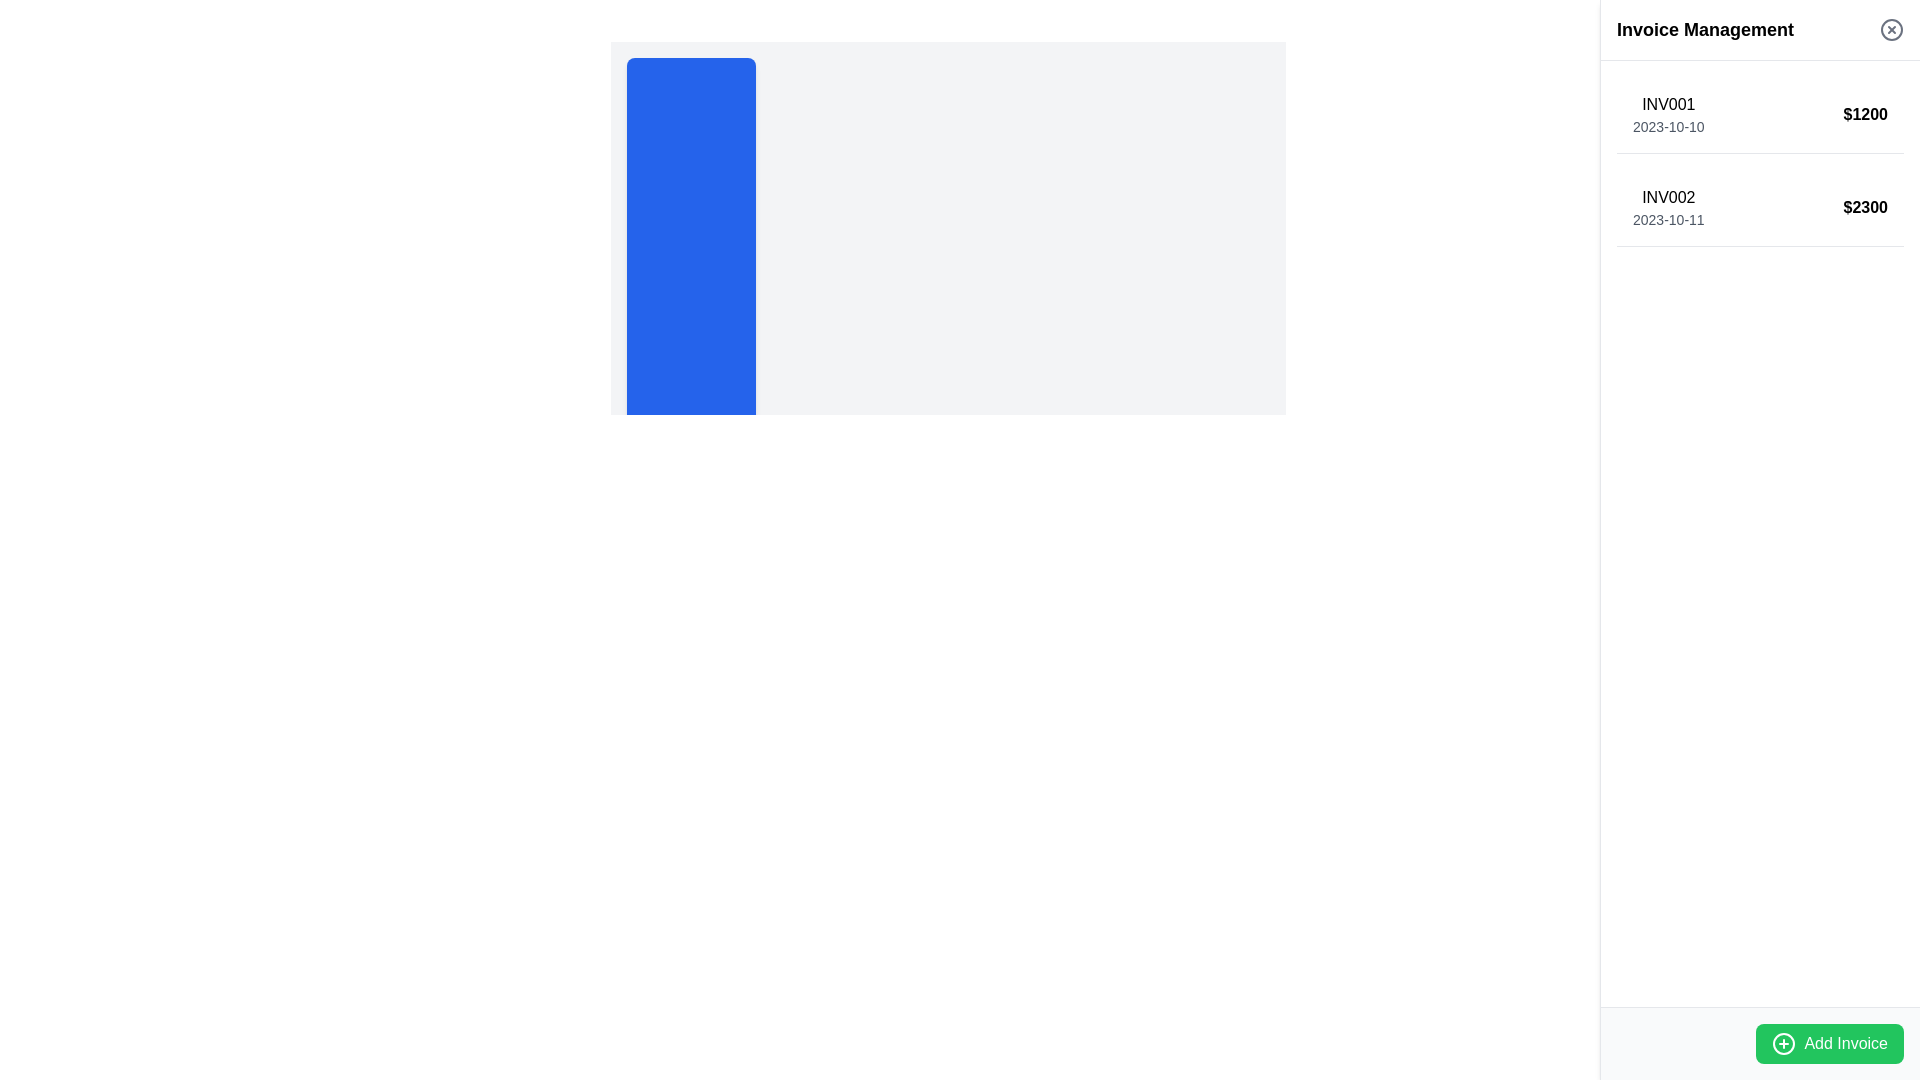 The image size is (1920, 1080). I want to click on the Text label element showing 'INV002' and '2023-10-11', which is the second entry in the list on the right-hand side of the interface, so click(1668, 208).